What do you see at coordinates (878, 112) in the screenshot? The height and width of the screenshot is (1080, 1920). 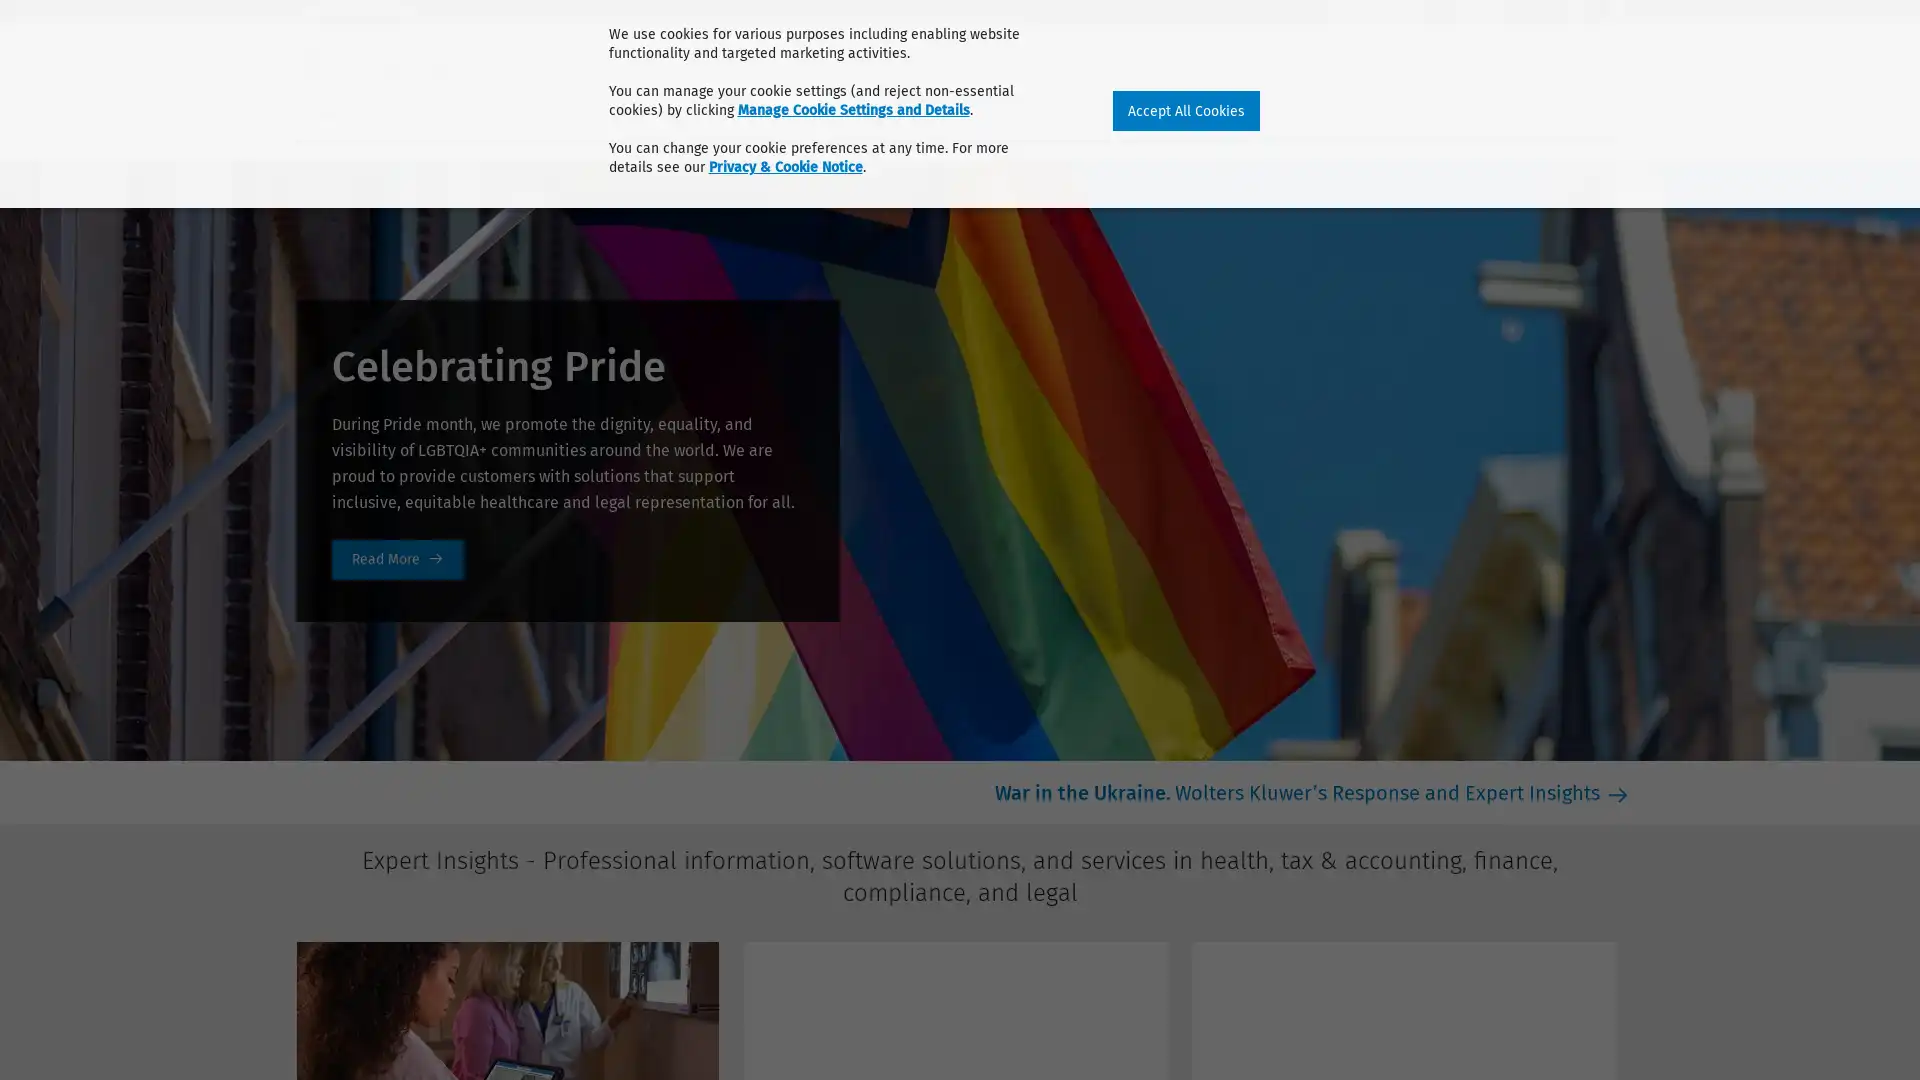 I see `Legal` at bounding box center [878, 112].